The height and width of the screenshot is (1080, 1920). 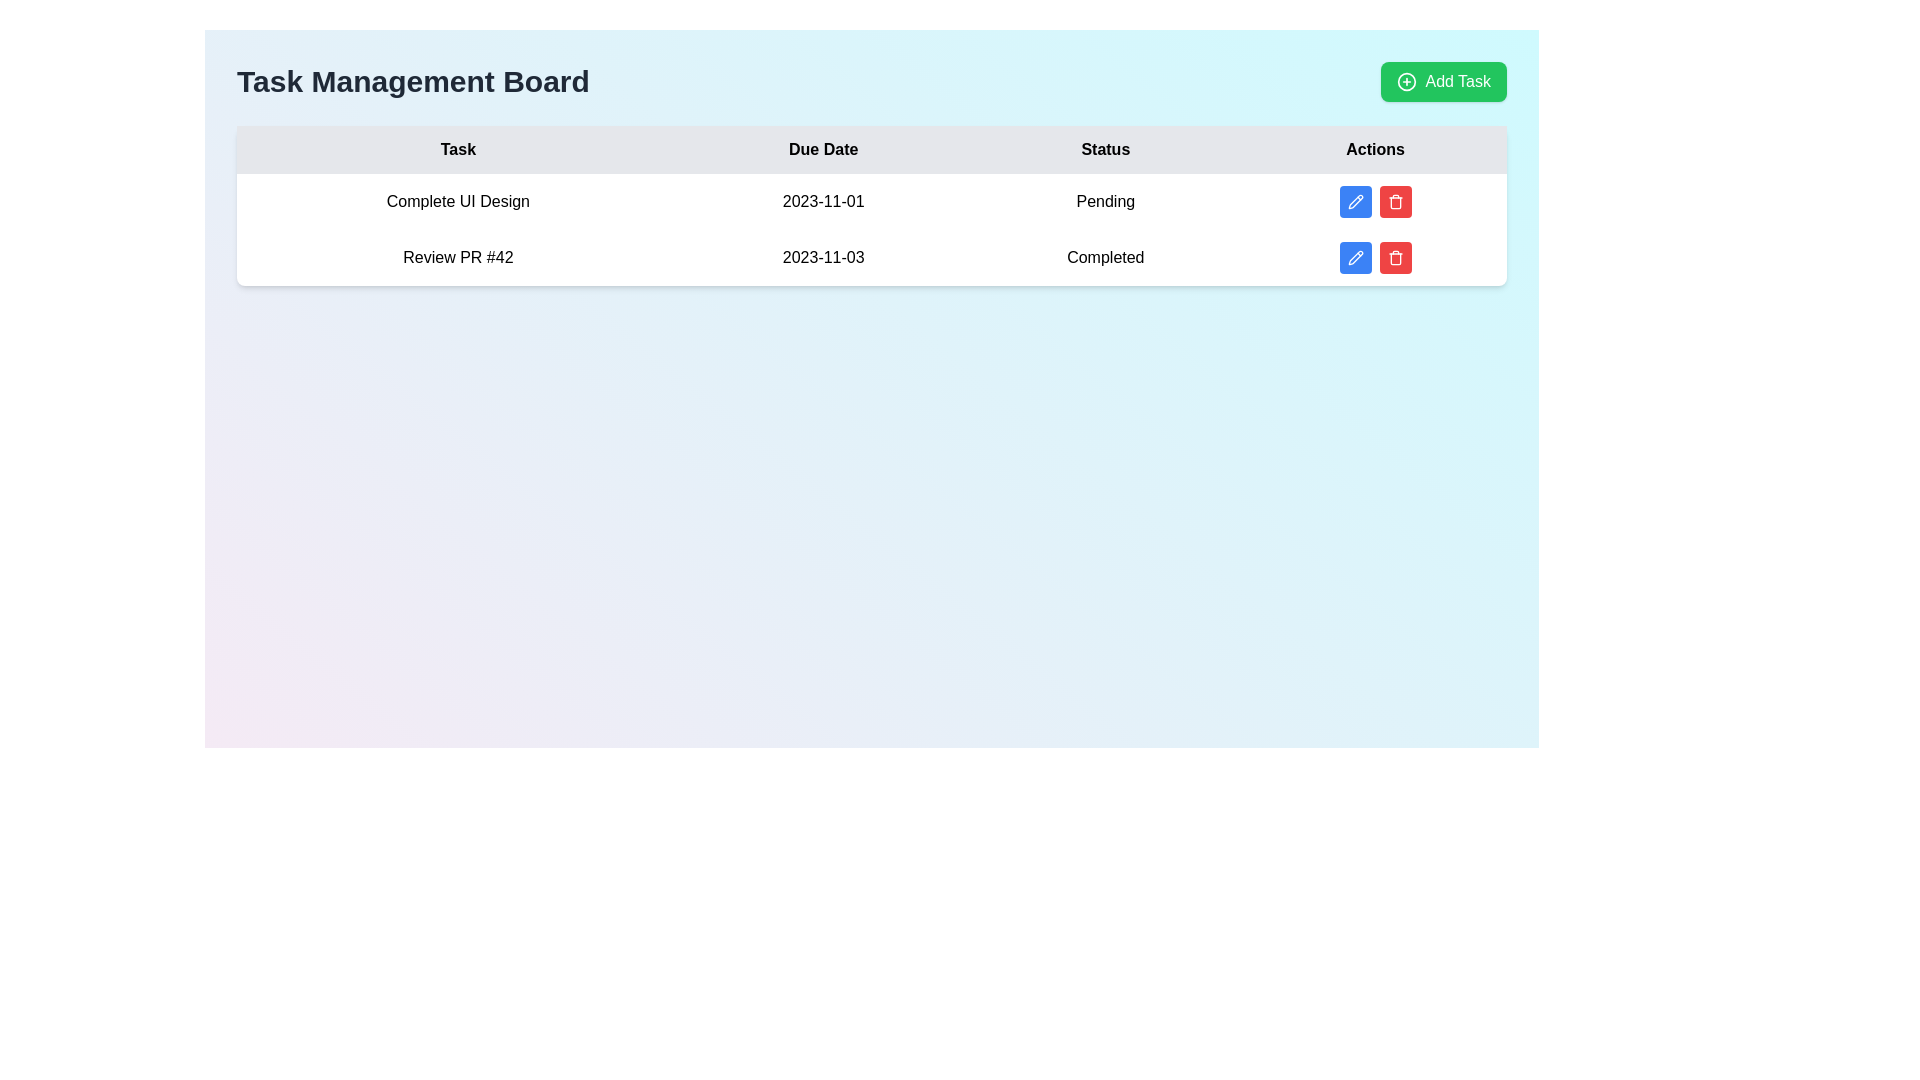 What do you see at coordinates (1444, 80) in the screenshot?
I see `the green 'Add Task' button with a white plus icon located in the top-right corner of the interface, next to the 'Task Management Board' header` at bounding box center [1444, 80].